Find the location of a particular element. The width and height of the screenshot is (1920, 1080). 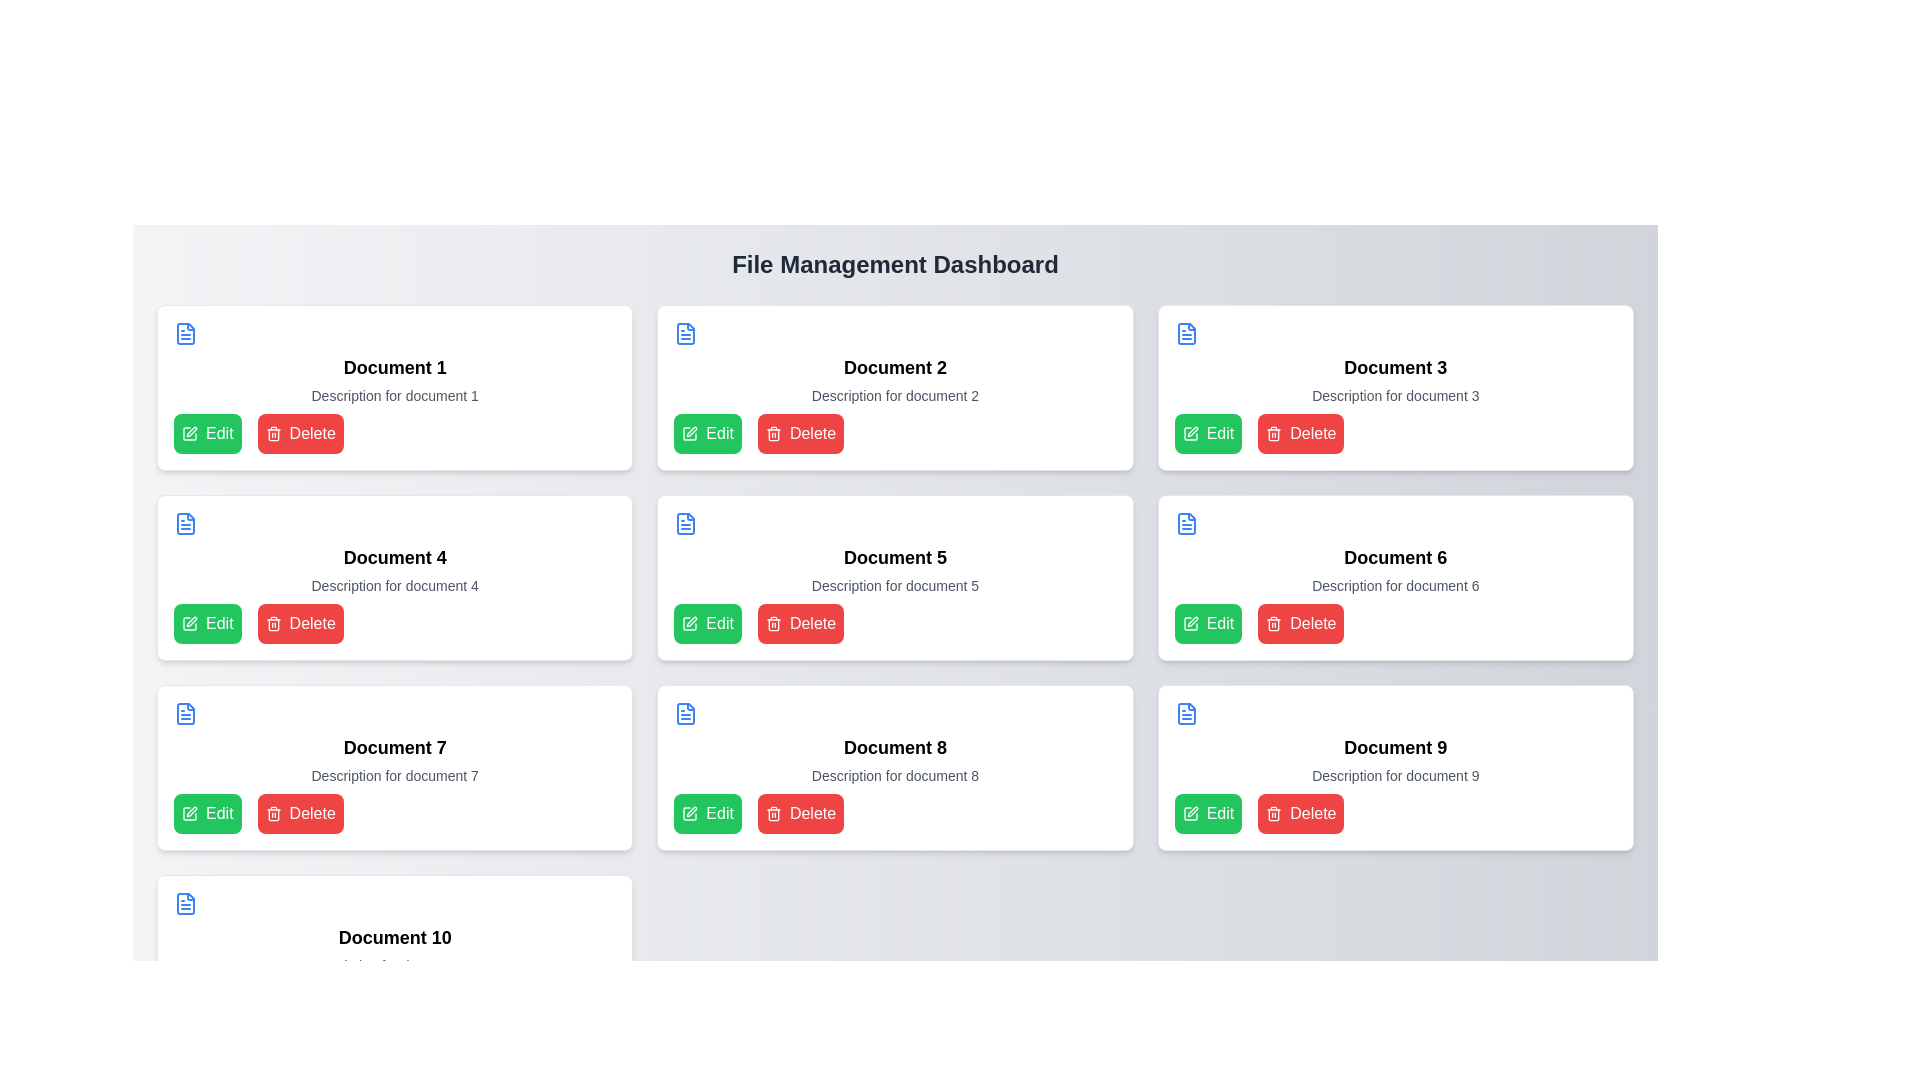

the red trash can icon located to the left of the 'Delete' text in the 'Delete' button is located at coordinates (272, 623).